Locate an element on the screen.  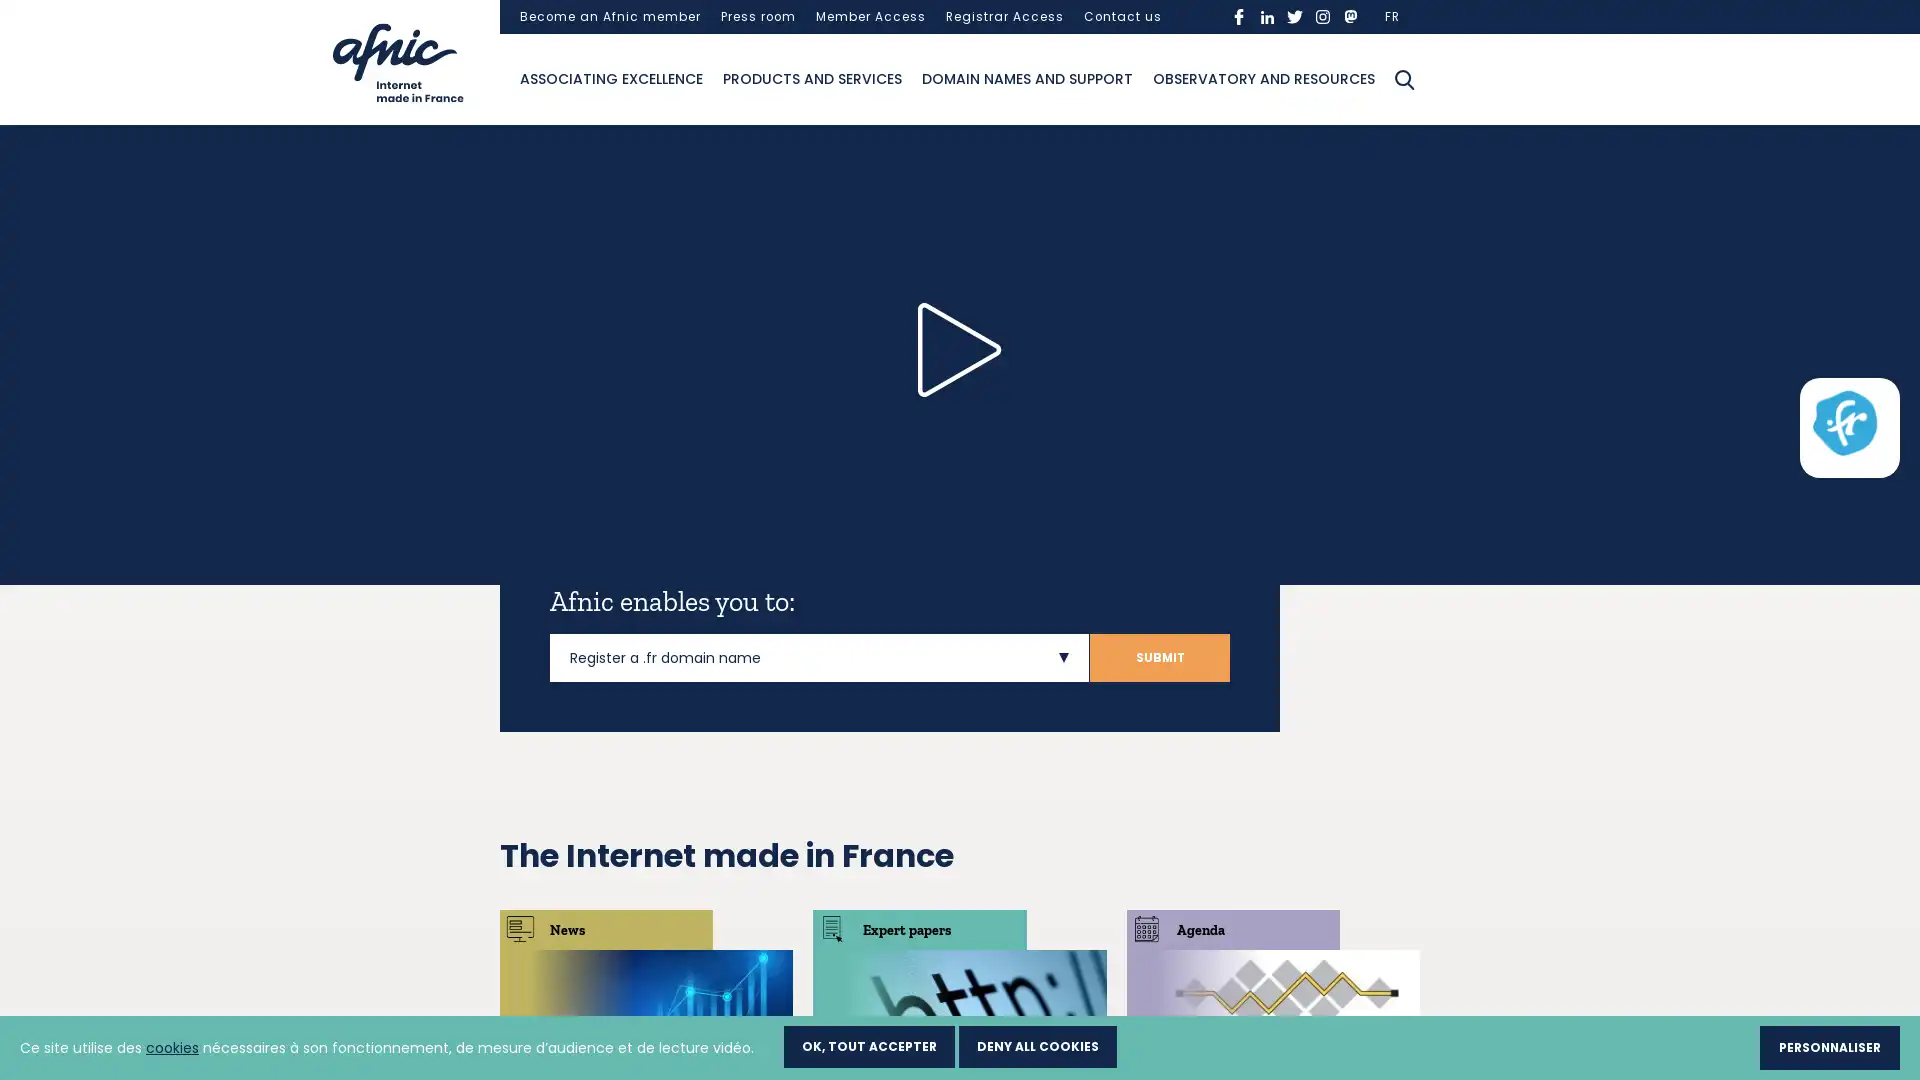
PERSONNALISER is located at coordinates (1829, 1046).